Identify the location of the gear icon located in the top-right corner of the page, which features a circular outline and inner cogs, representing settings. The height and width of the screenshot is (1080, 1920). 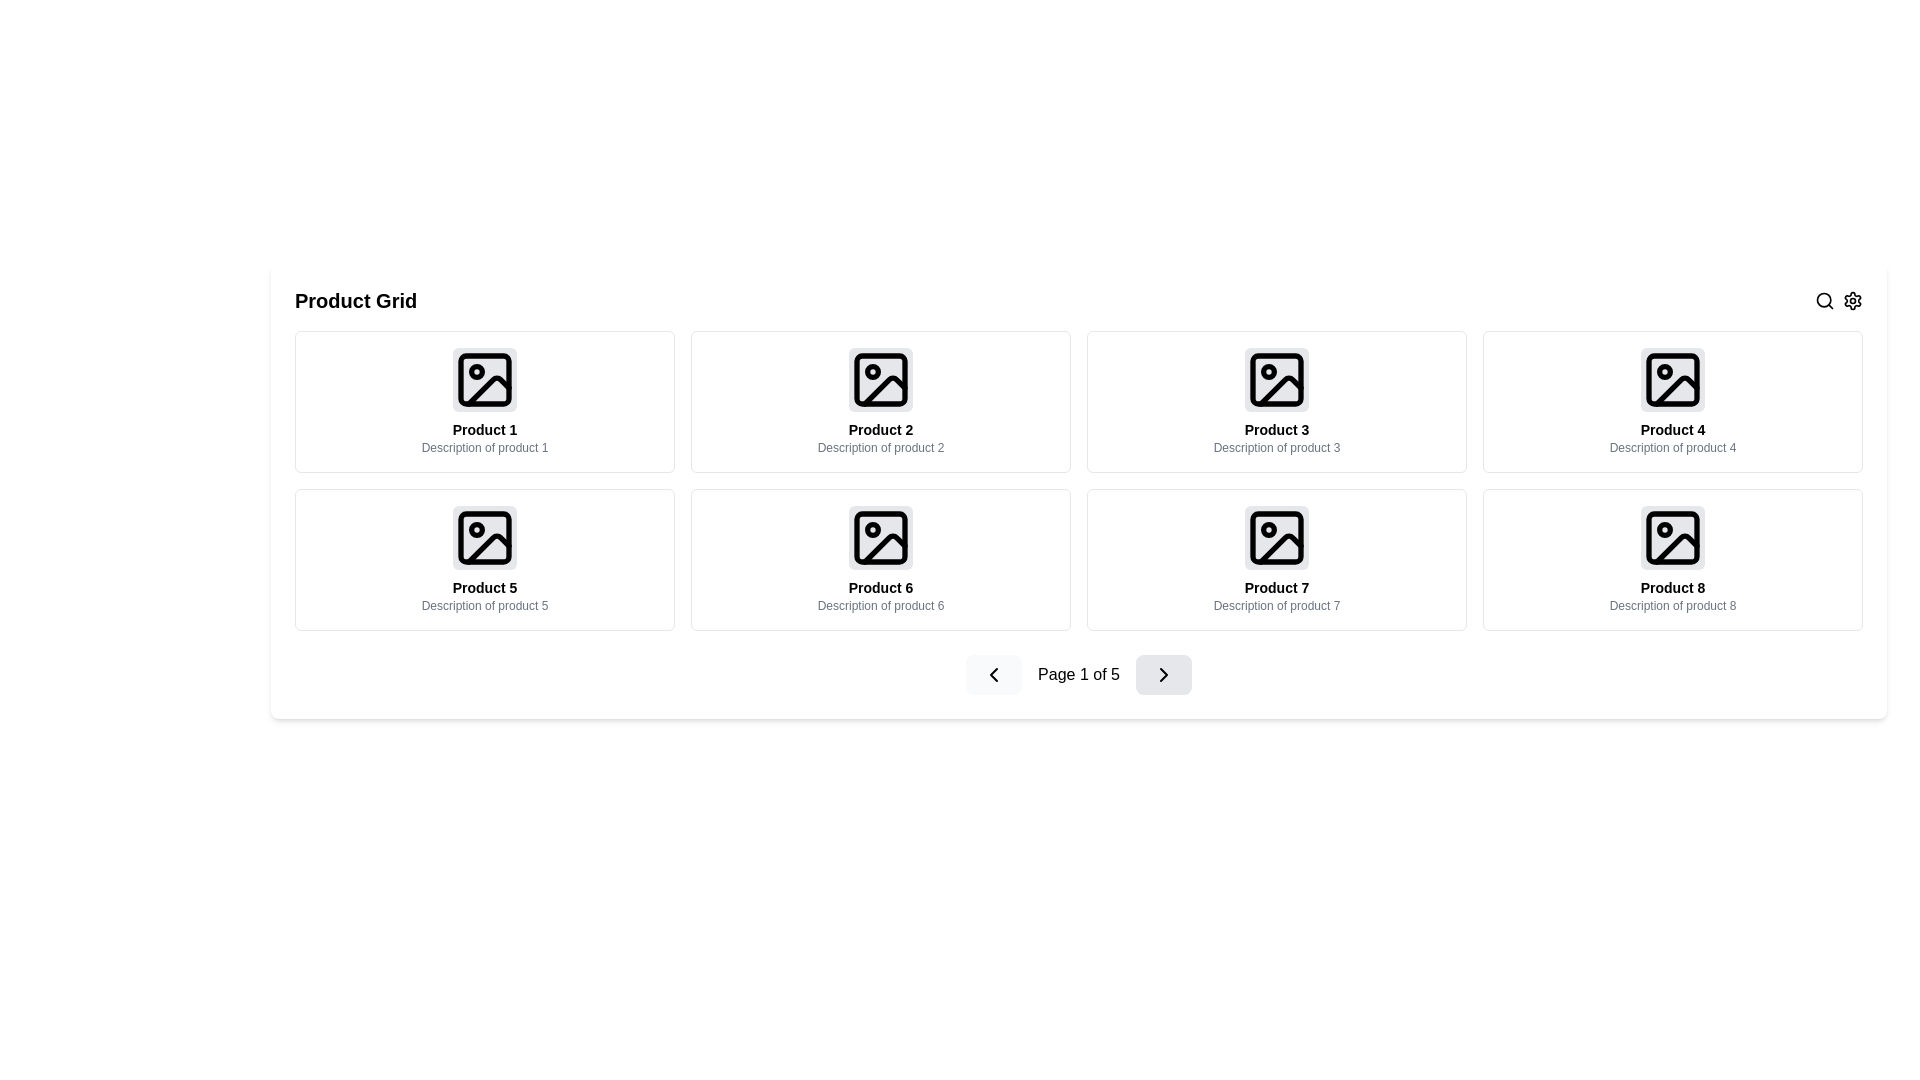
(1851, 300).